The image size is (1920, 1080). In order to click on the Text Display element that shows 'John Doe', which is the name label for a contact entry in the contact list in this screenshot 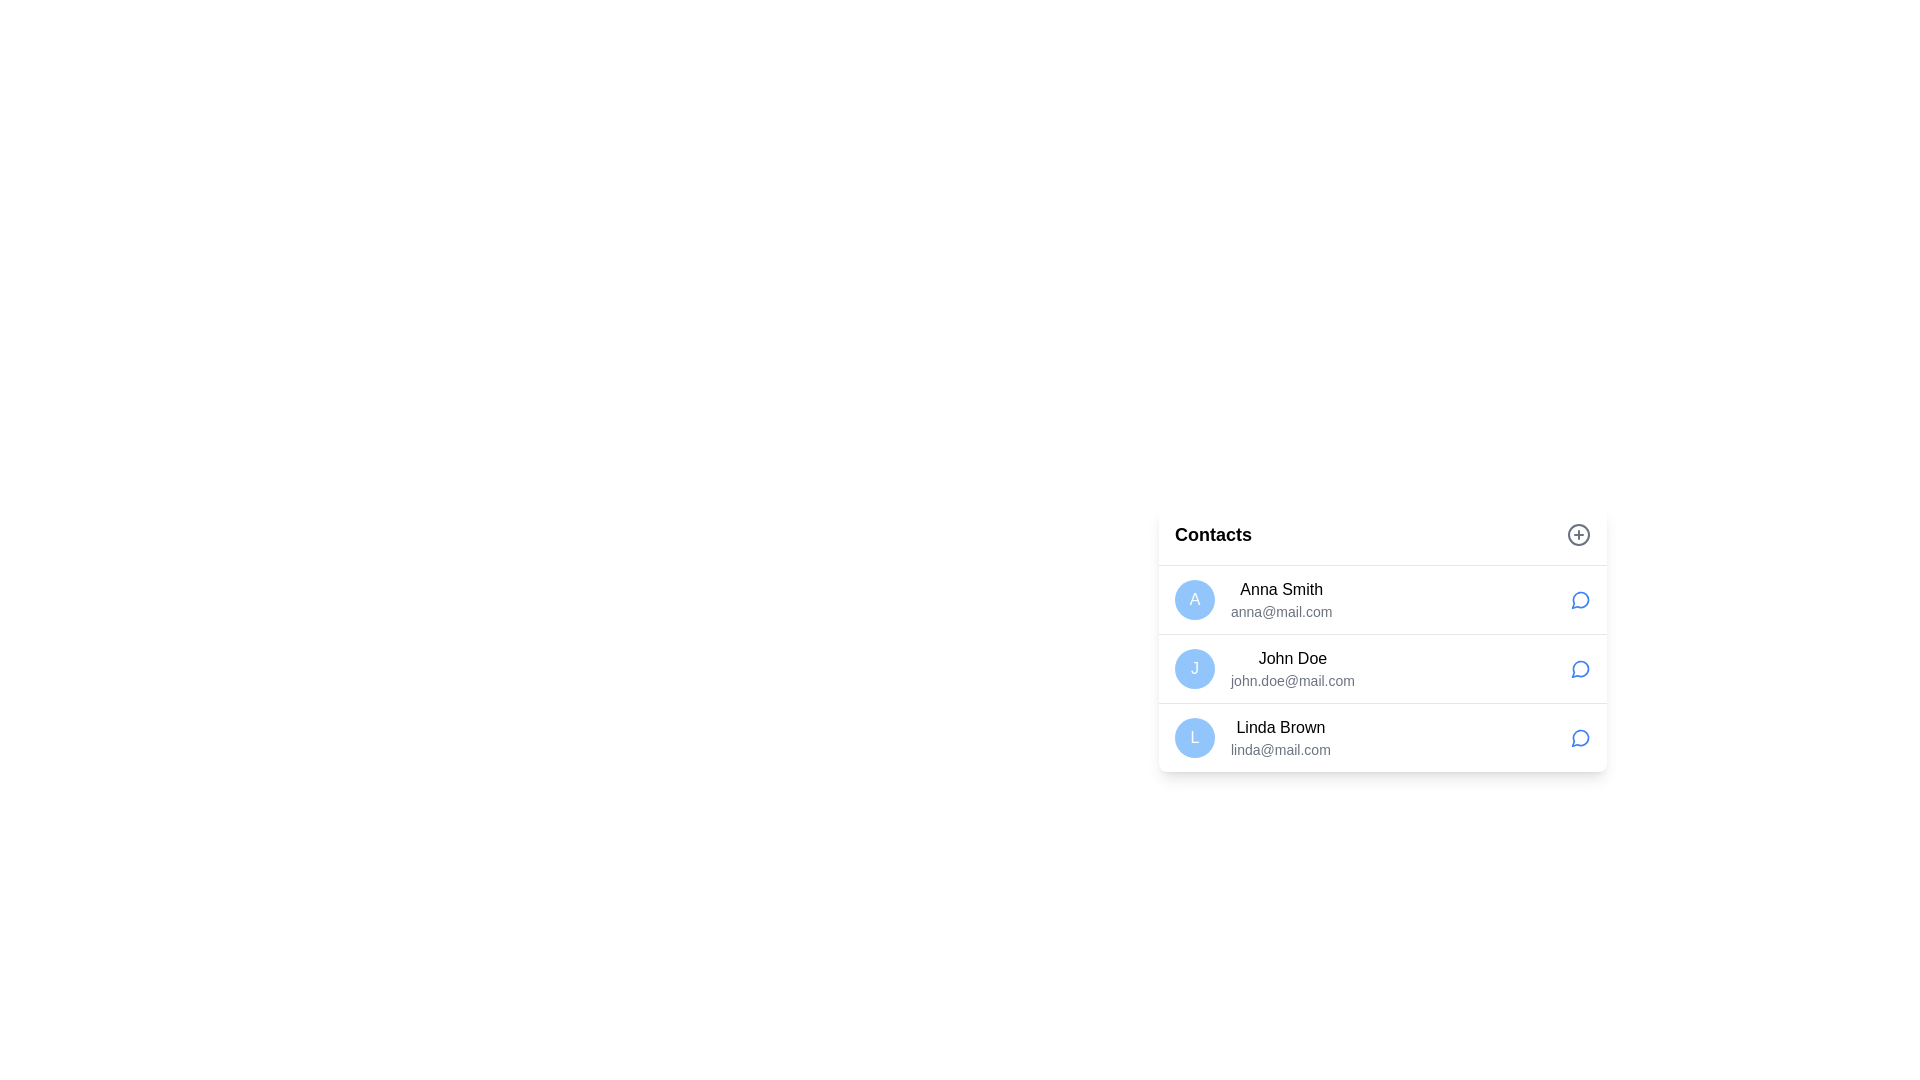, I will do `click(1292, 659)`.